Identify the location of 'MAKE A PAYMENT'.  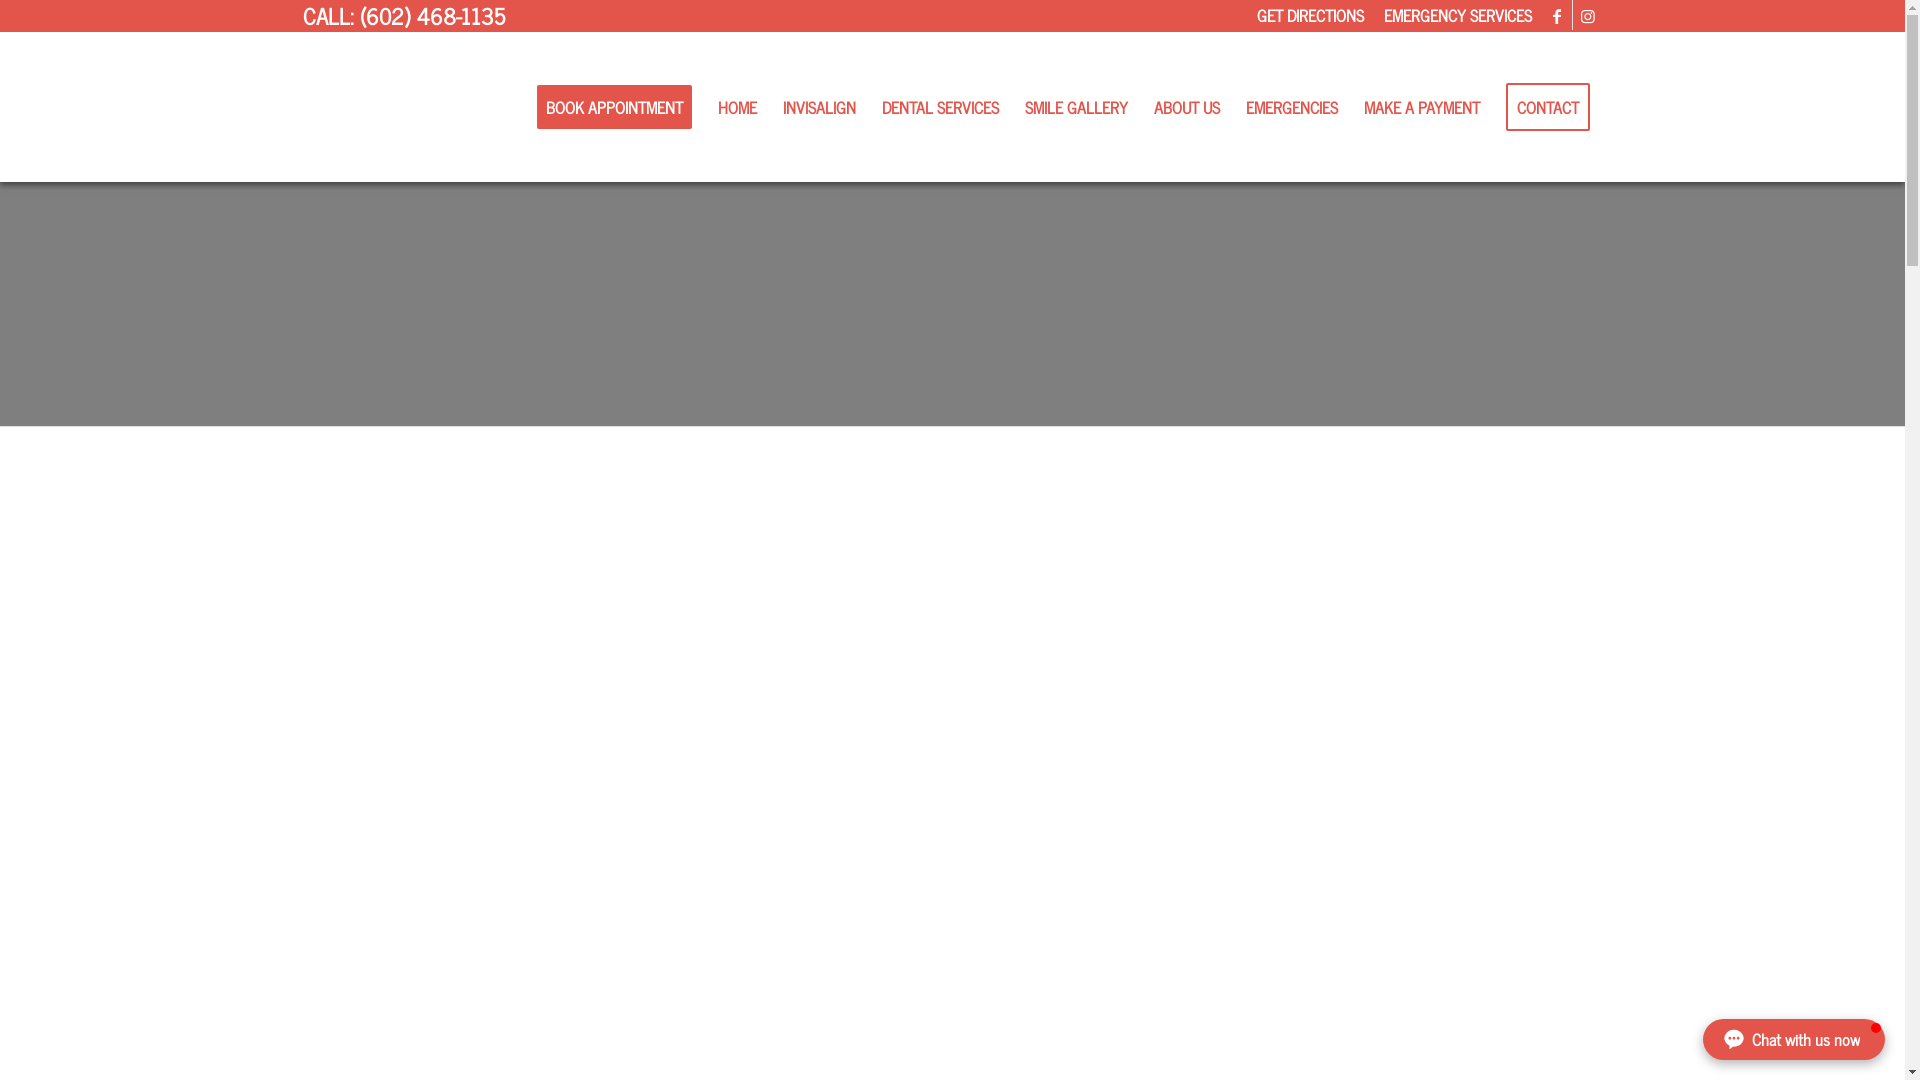
(1419, 107).